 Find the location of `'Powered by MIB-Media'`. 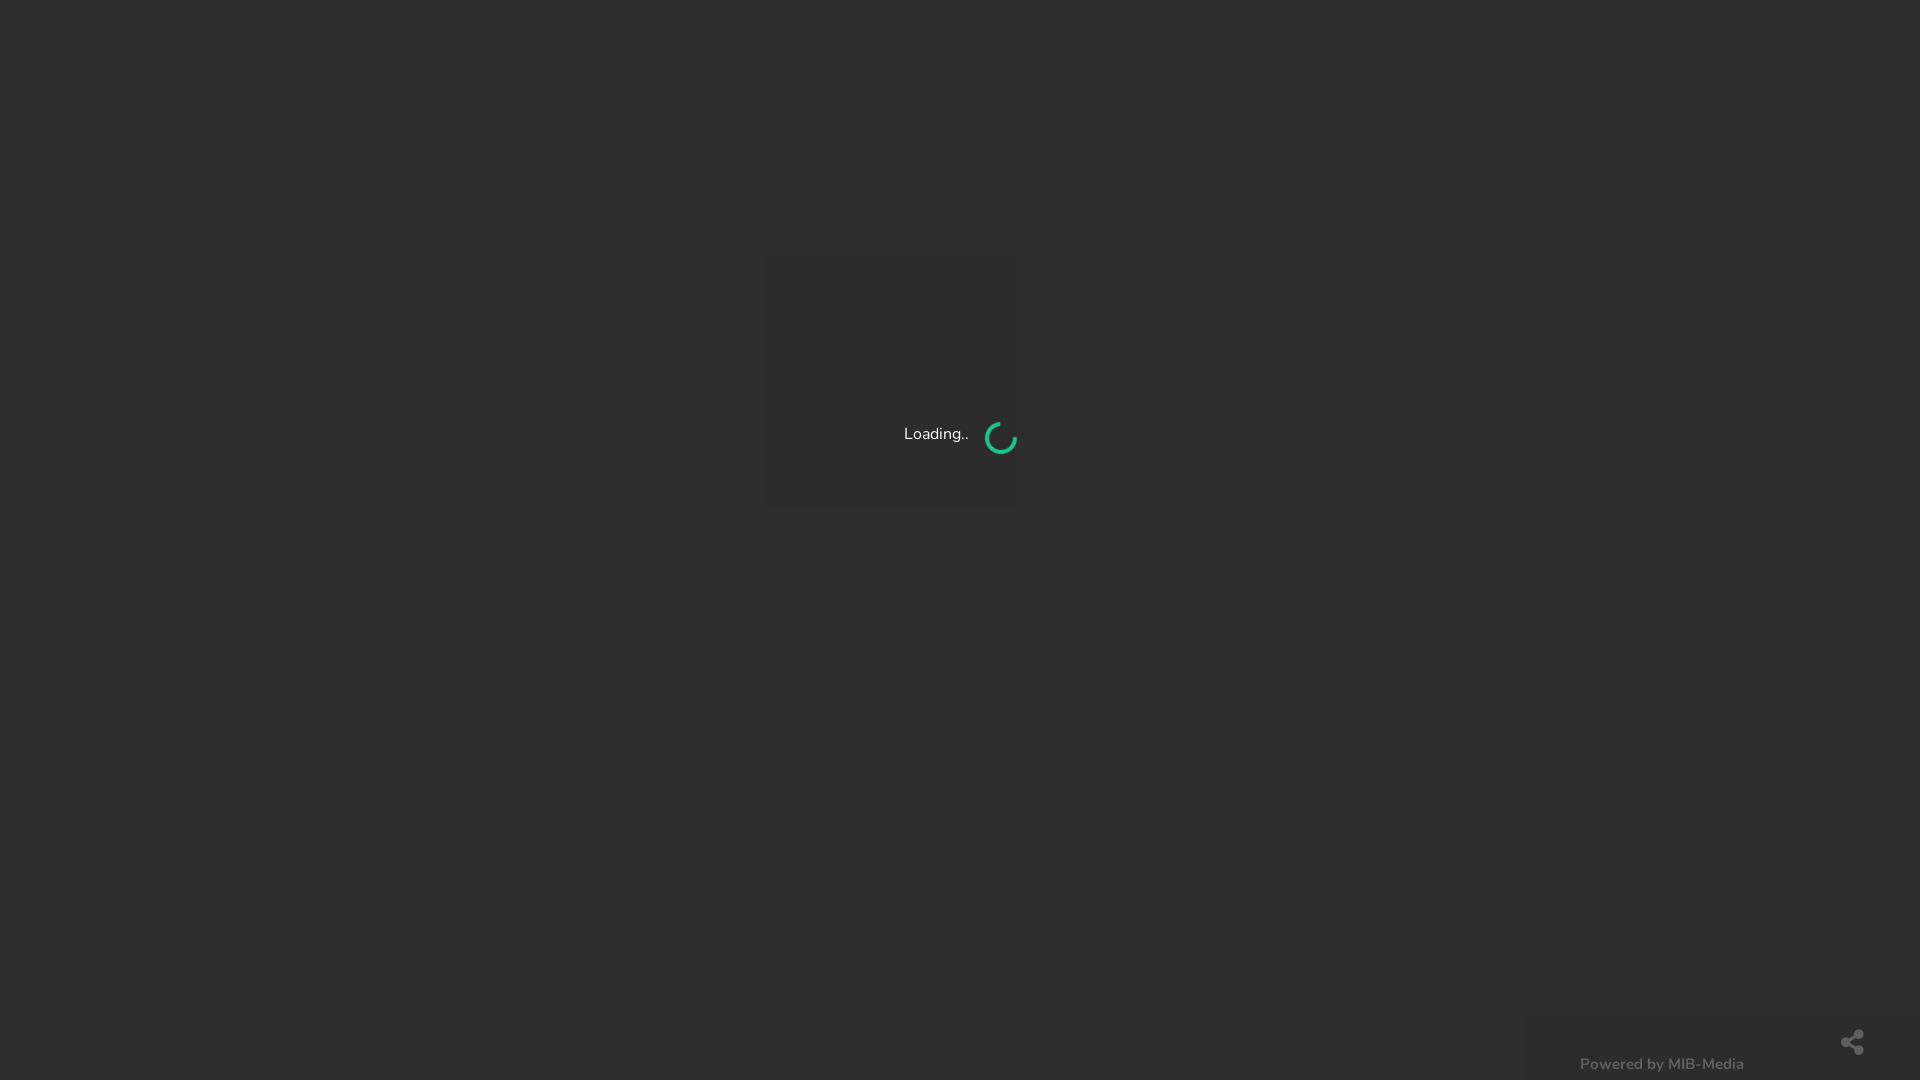

'Powered by MIB-Media' is located at coordinates (1661, 1062).